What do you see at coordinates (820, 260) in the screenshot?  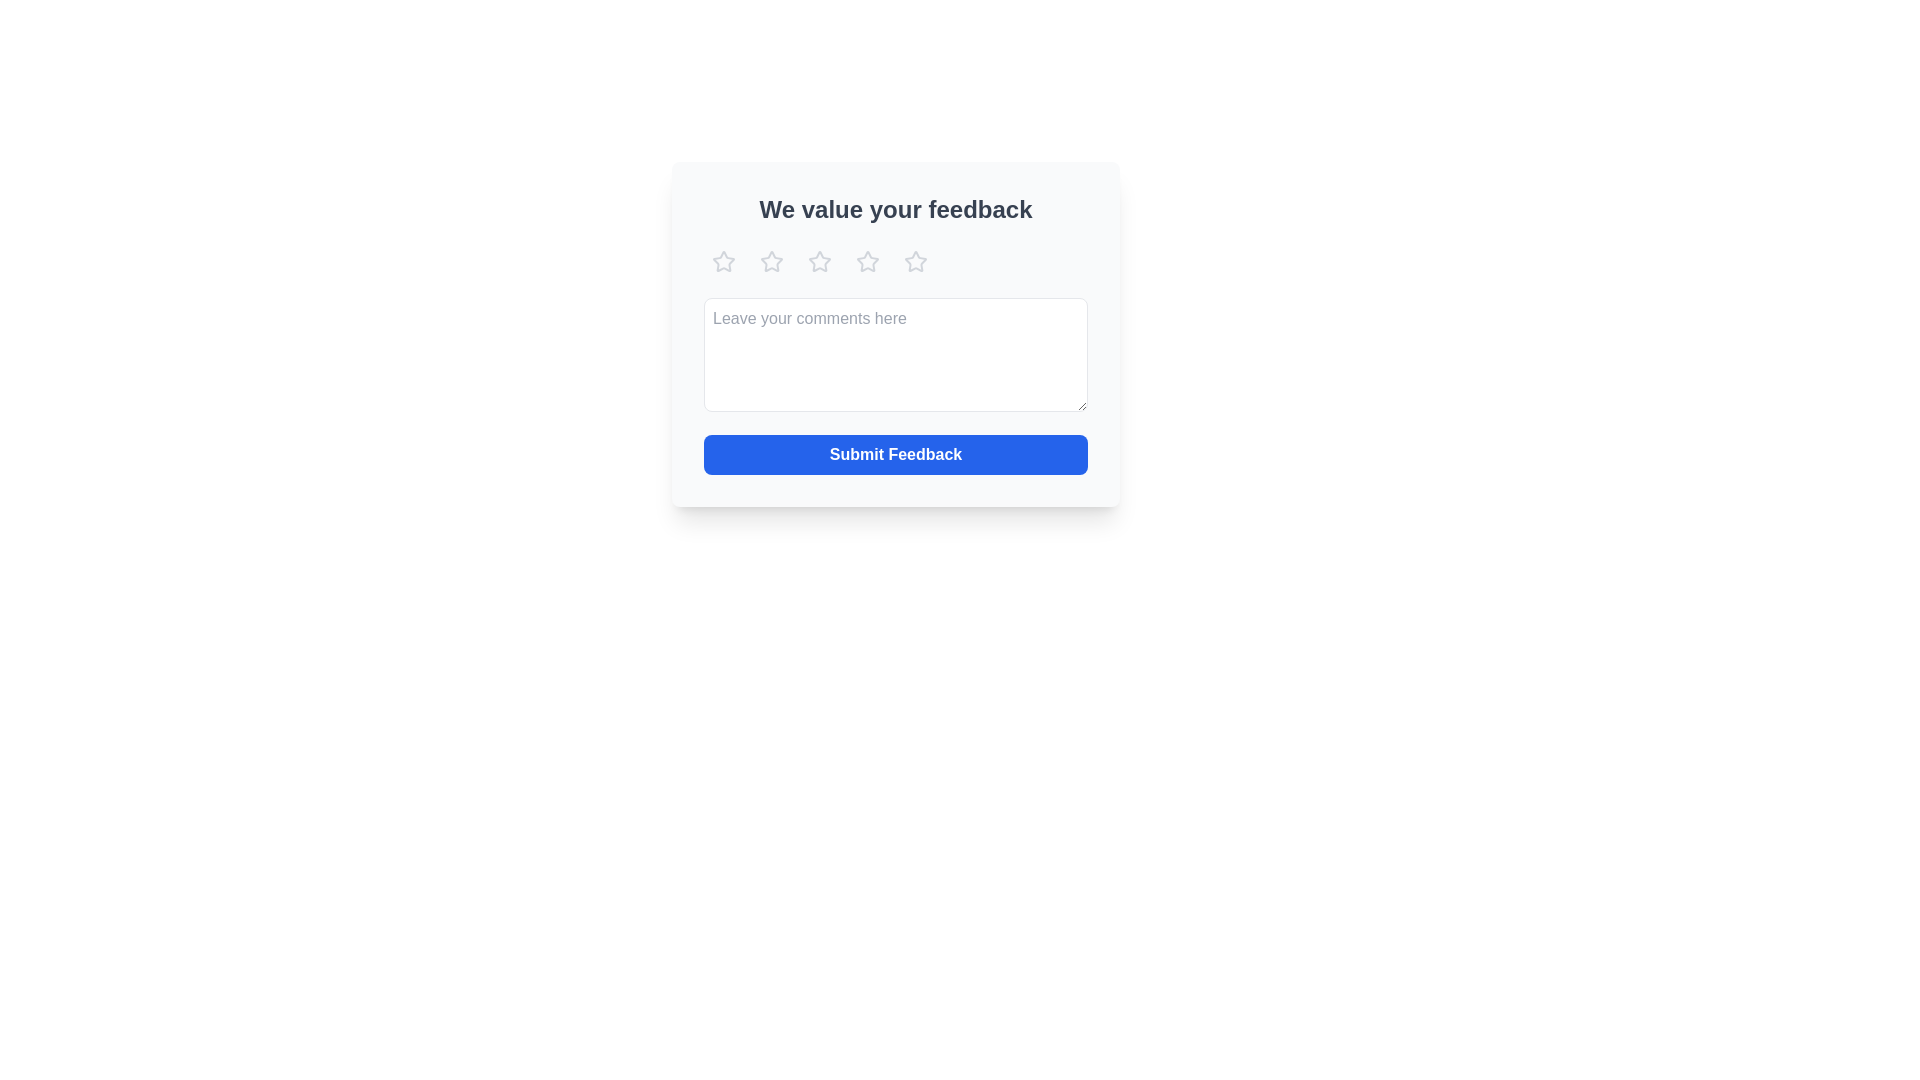 I see `the third star icon in the rating section` at bounding box center [820, 260].